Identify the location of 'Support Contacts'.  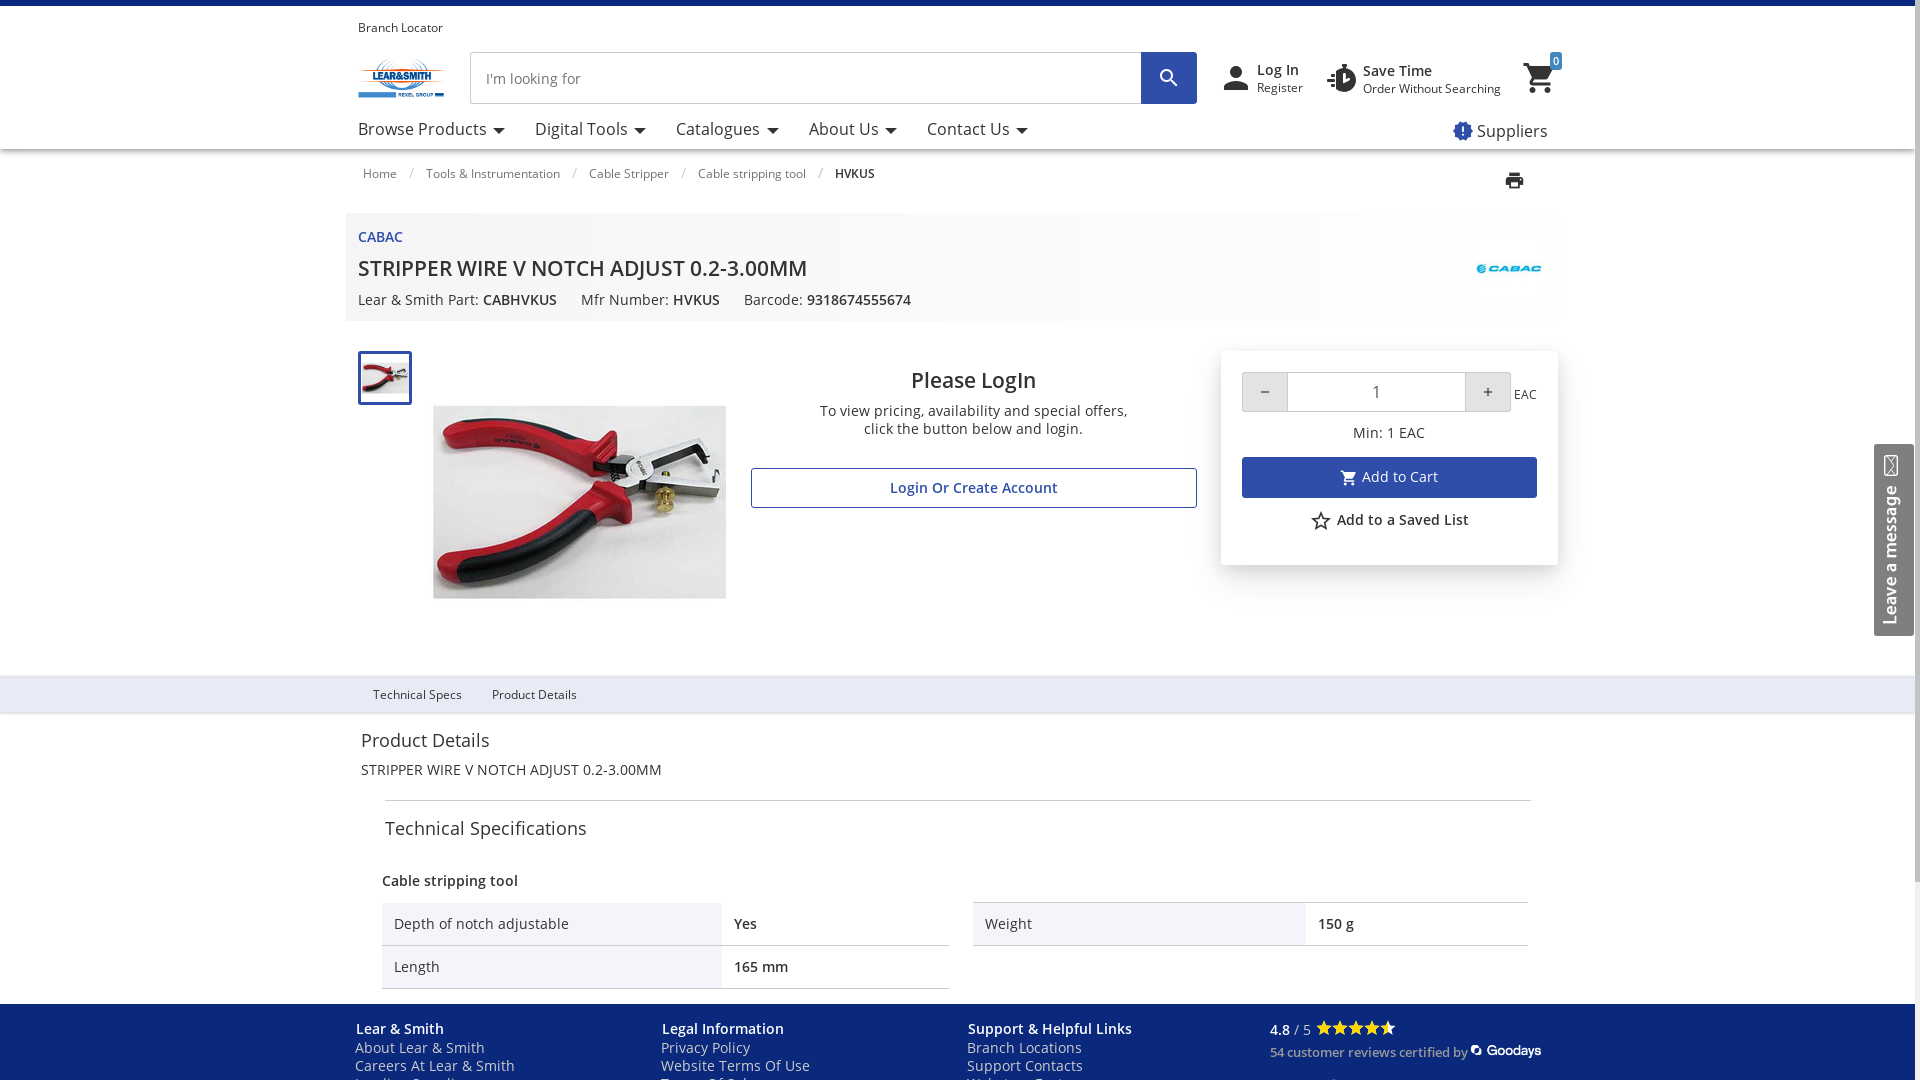
(1023, 1064).